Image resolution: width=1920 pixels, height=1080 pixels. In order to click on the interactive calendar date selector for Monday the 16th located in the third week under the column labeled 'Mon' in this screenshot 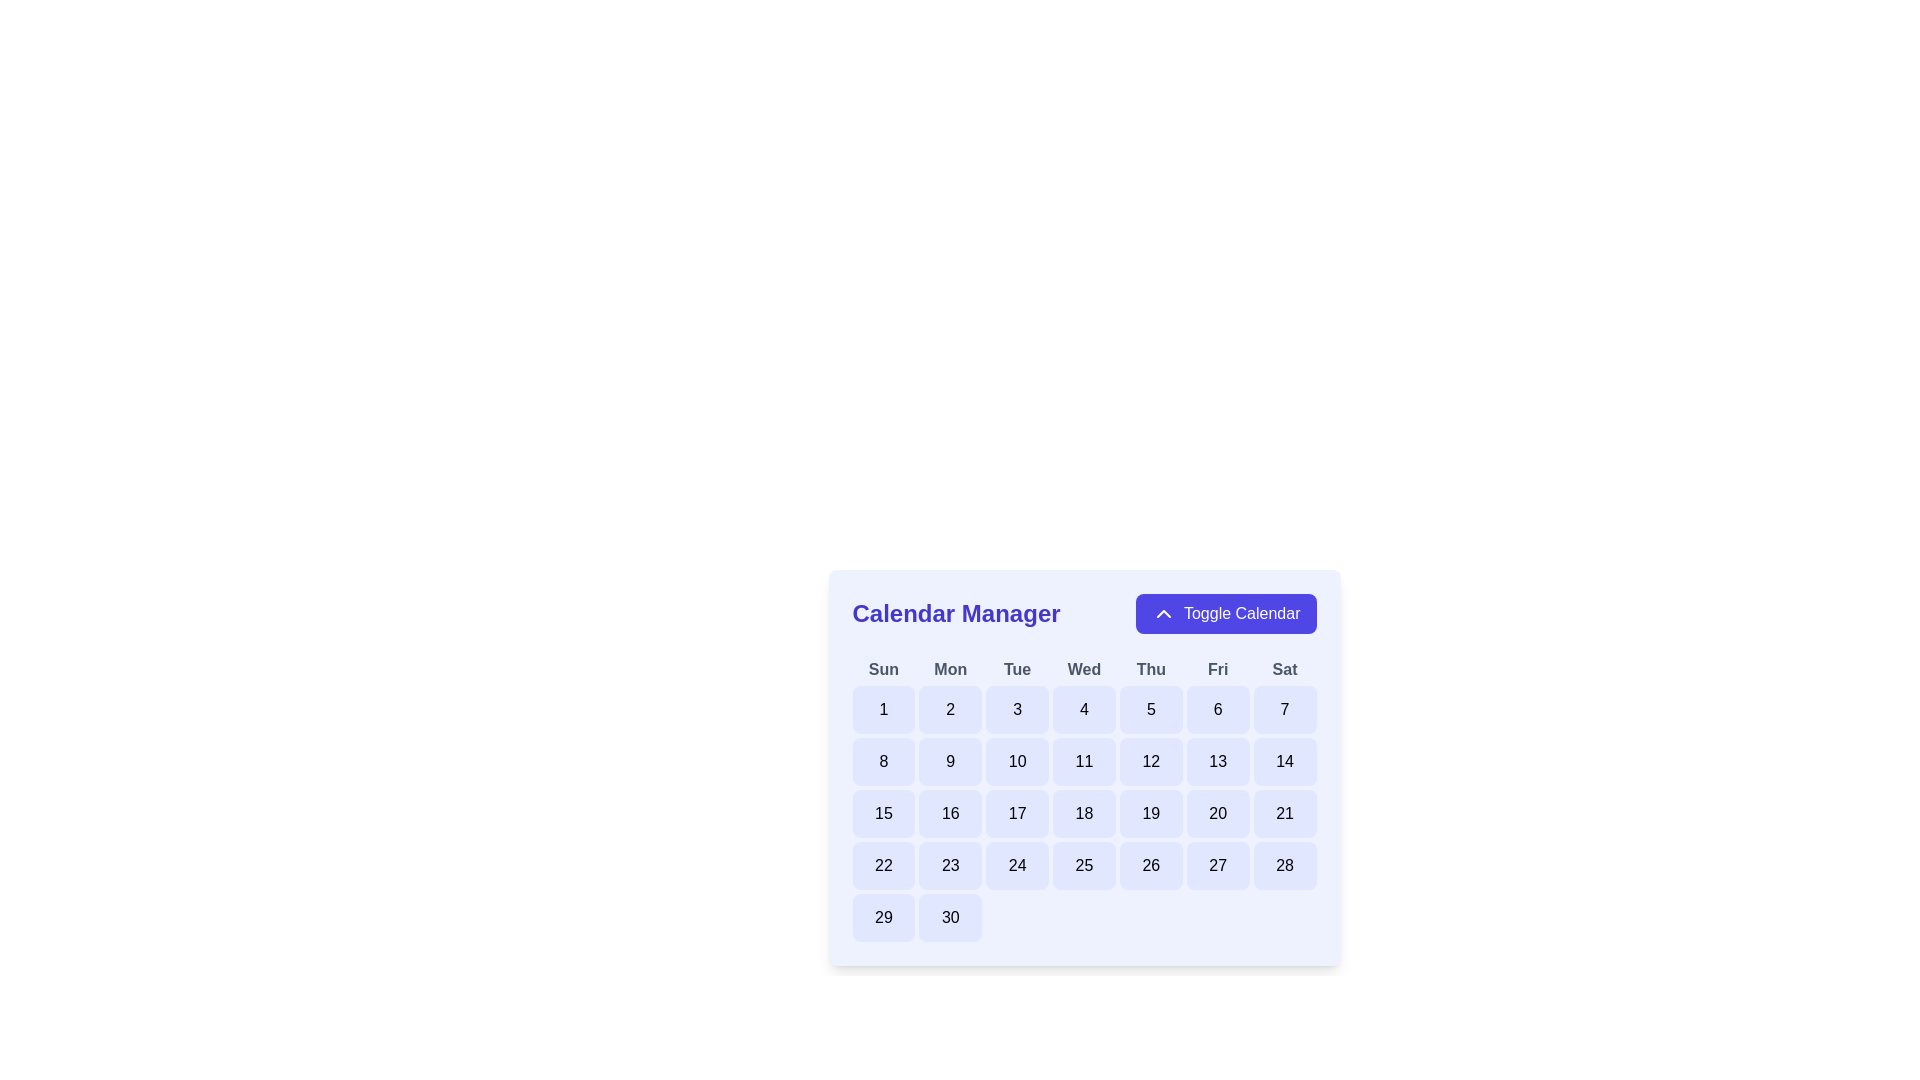, I will do `click(949, 813)`.